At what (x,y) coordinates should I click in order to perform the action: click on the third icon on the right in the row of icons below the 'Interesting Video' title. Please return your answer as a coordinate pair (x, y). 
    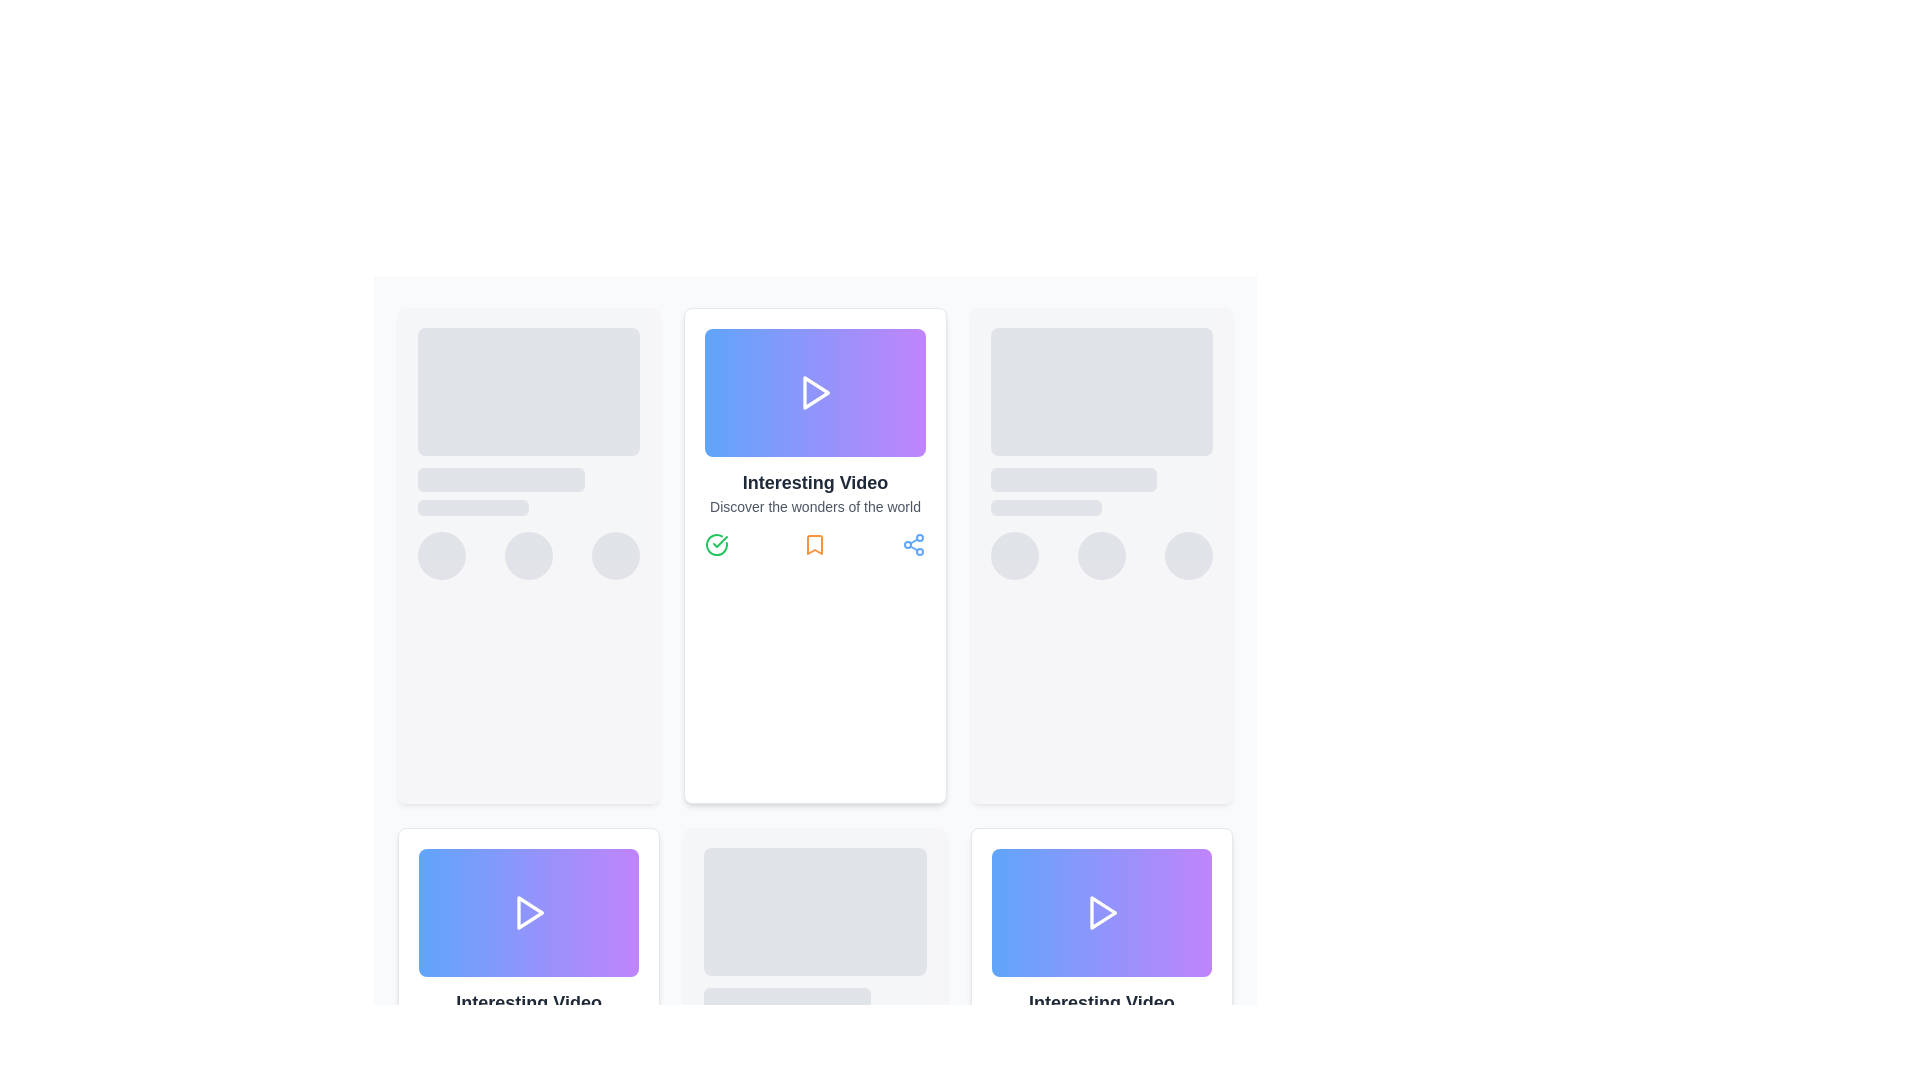
    Looking at the image, I should click on (912, 544).